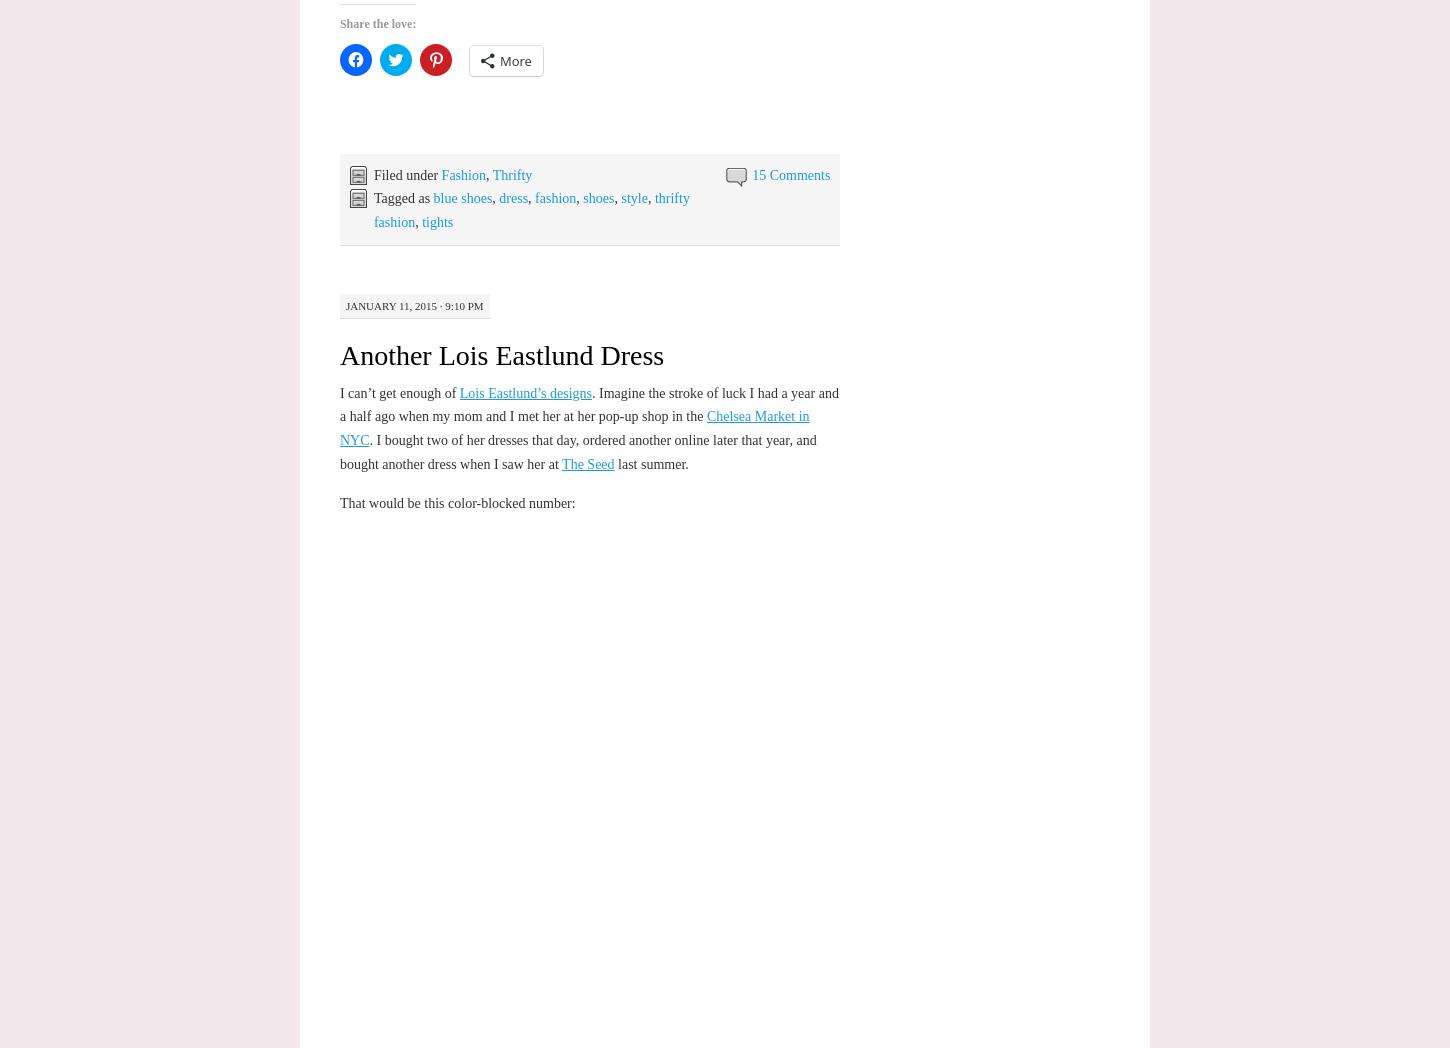 The image size is (1450, 1048). What do you see at coordinates (371, 174) in the screenshot?
I see `'Filed under'` at bounding box center [371, 174].